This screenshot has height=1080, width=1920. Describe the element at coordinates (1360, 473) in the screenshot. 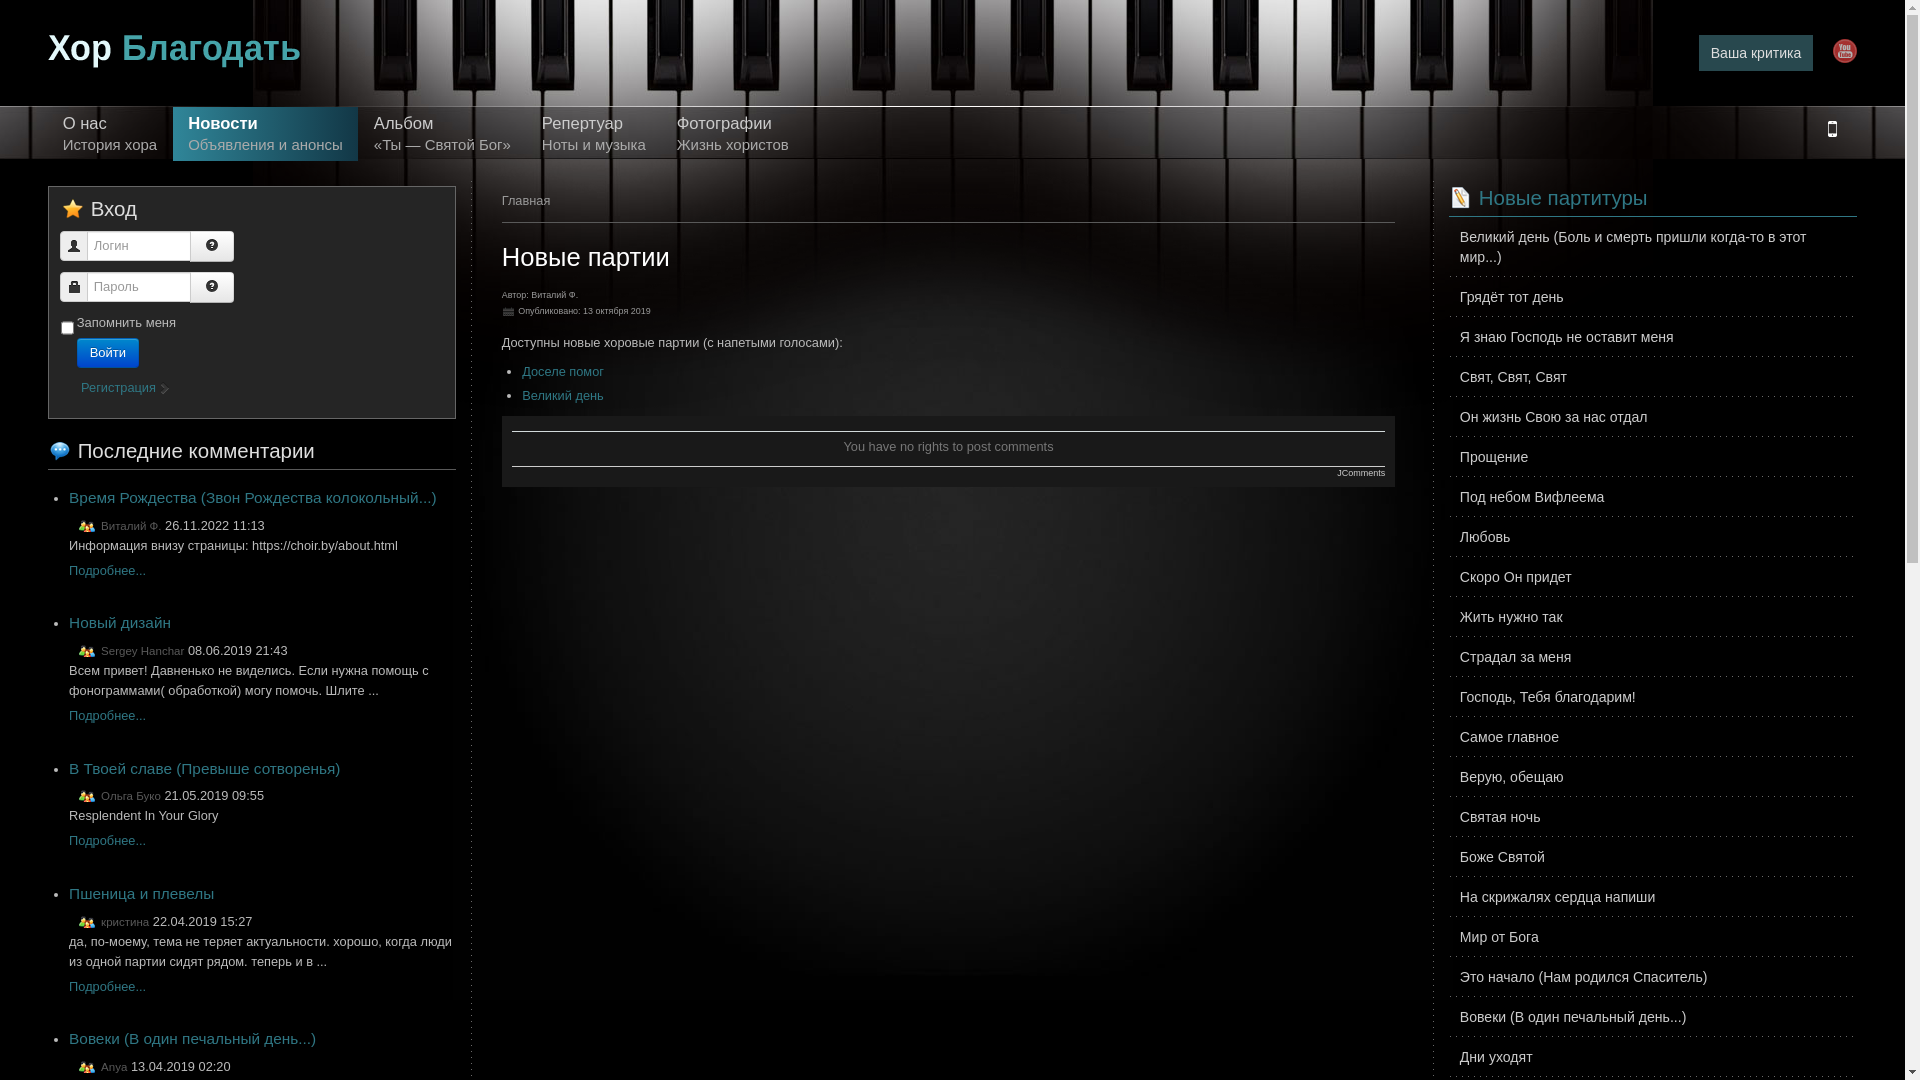

I see `'JComments'` at that location.